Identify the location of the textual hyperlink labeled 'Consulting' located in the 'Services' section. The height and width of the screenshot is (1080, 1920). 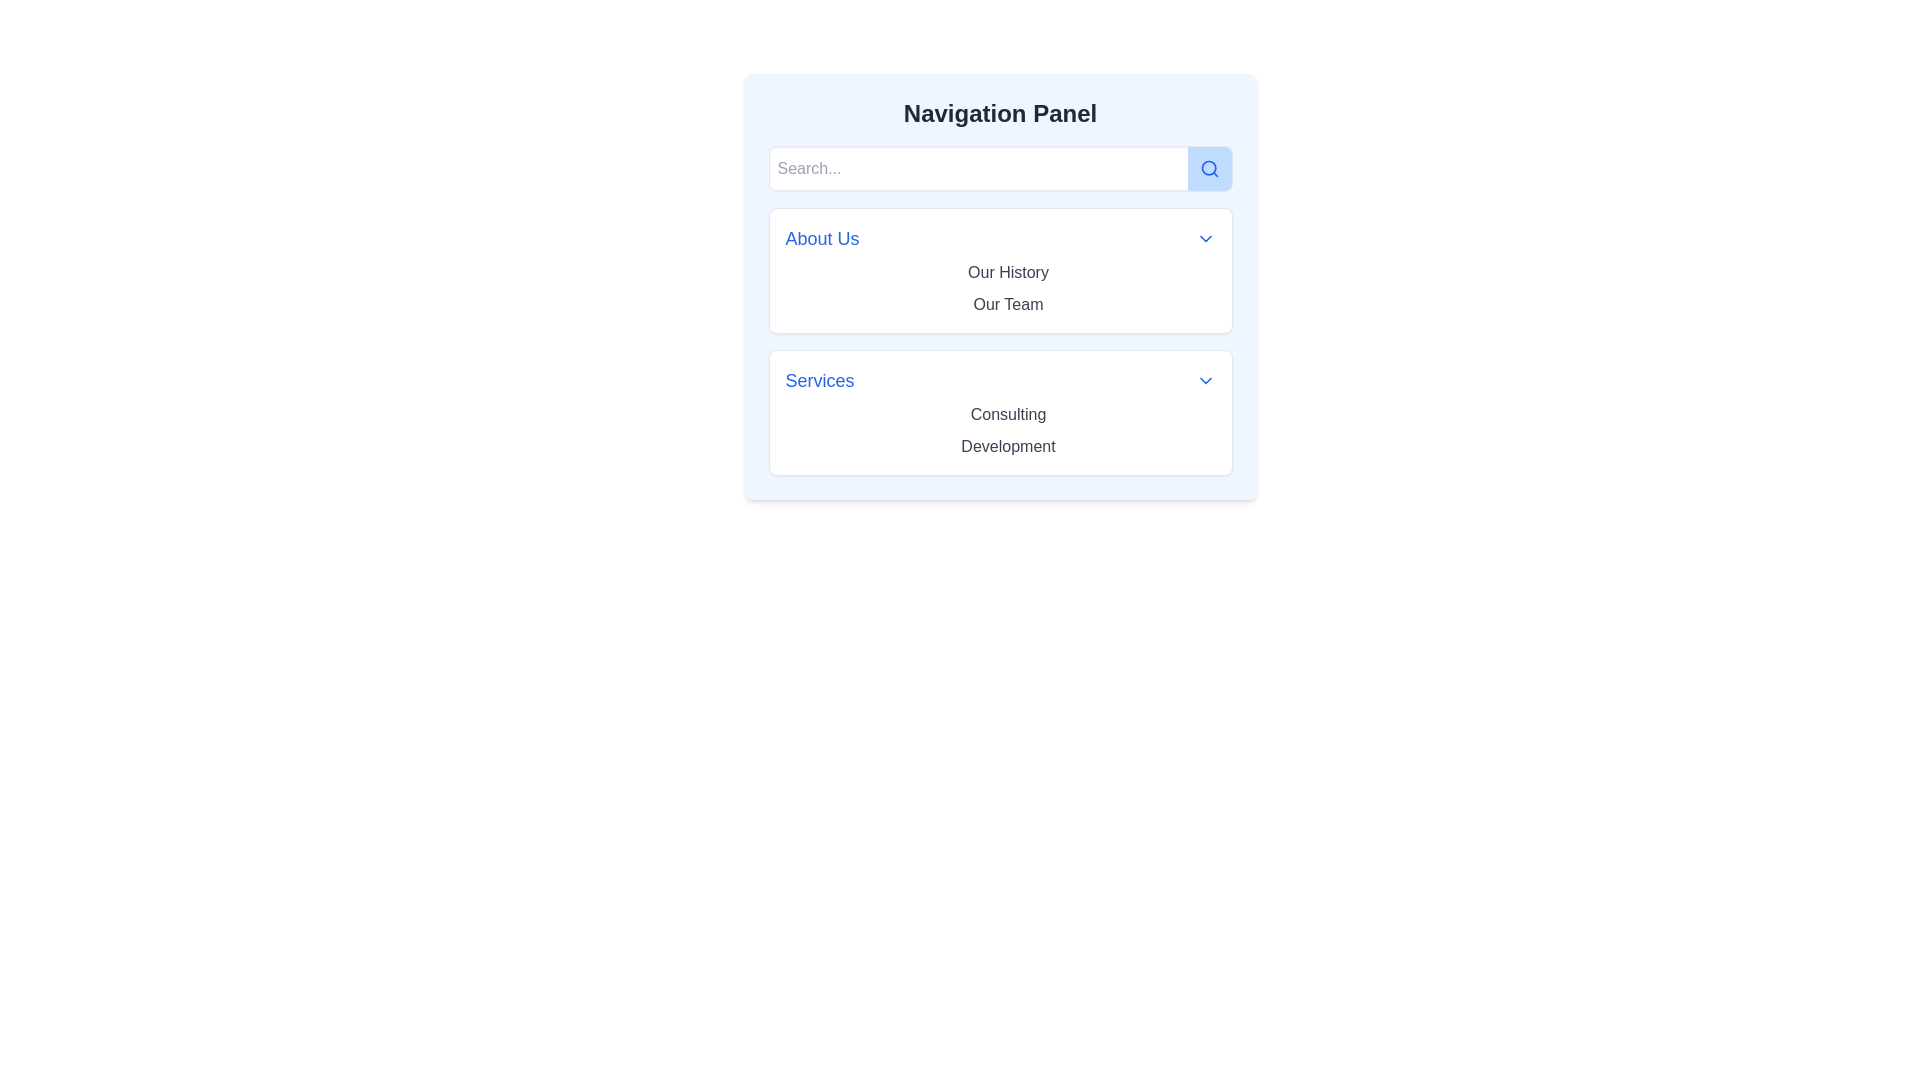
(1008, 413).